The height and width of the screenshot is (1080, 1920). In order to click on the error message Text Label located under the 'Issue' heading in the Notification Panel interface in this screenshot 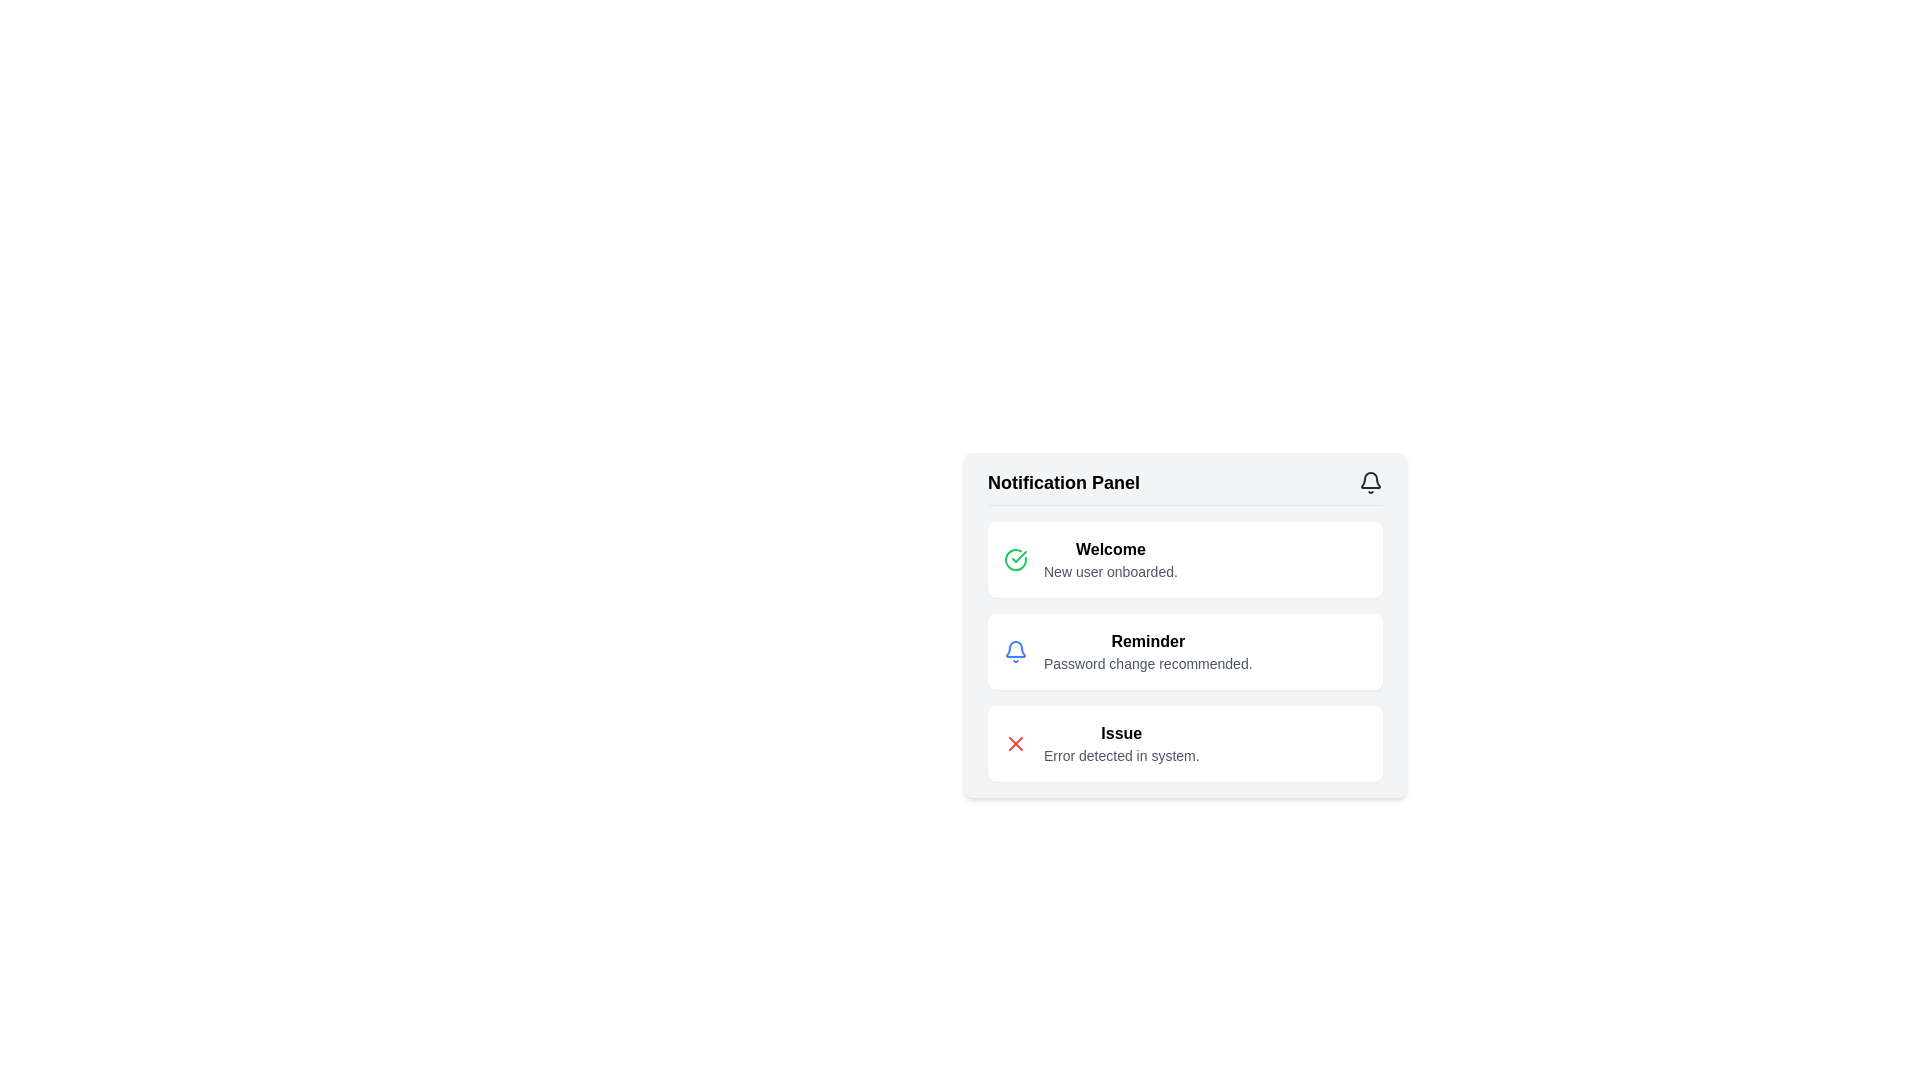, I will do `click(1121, 756)`.